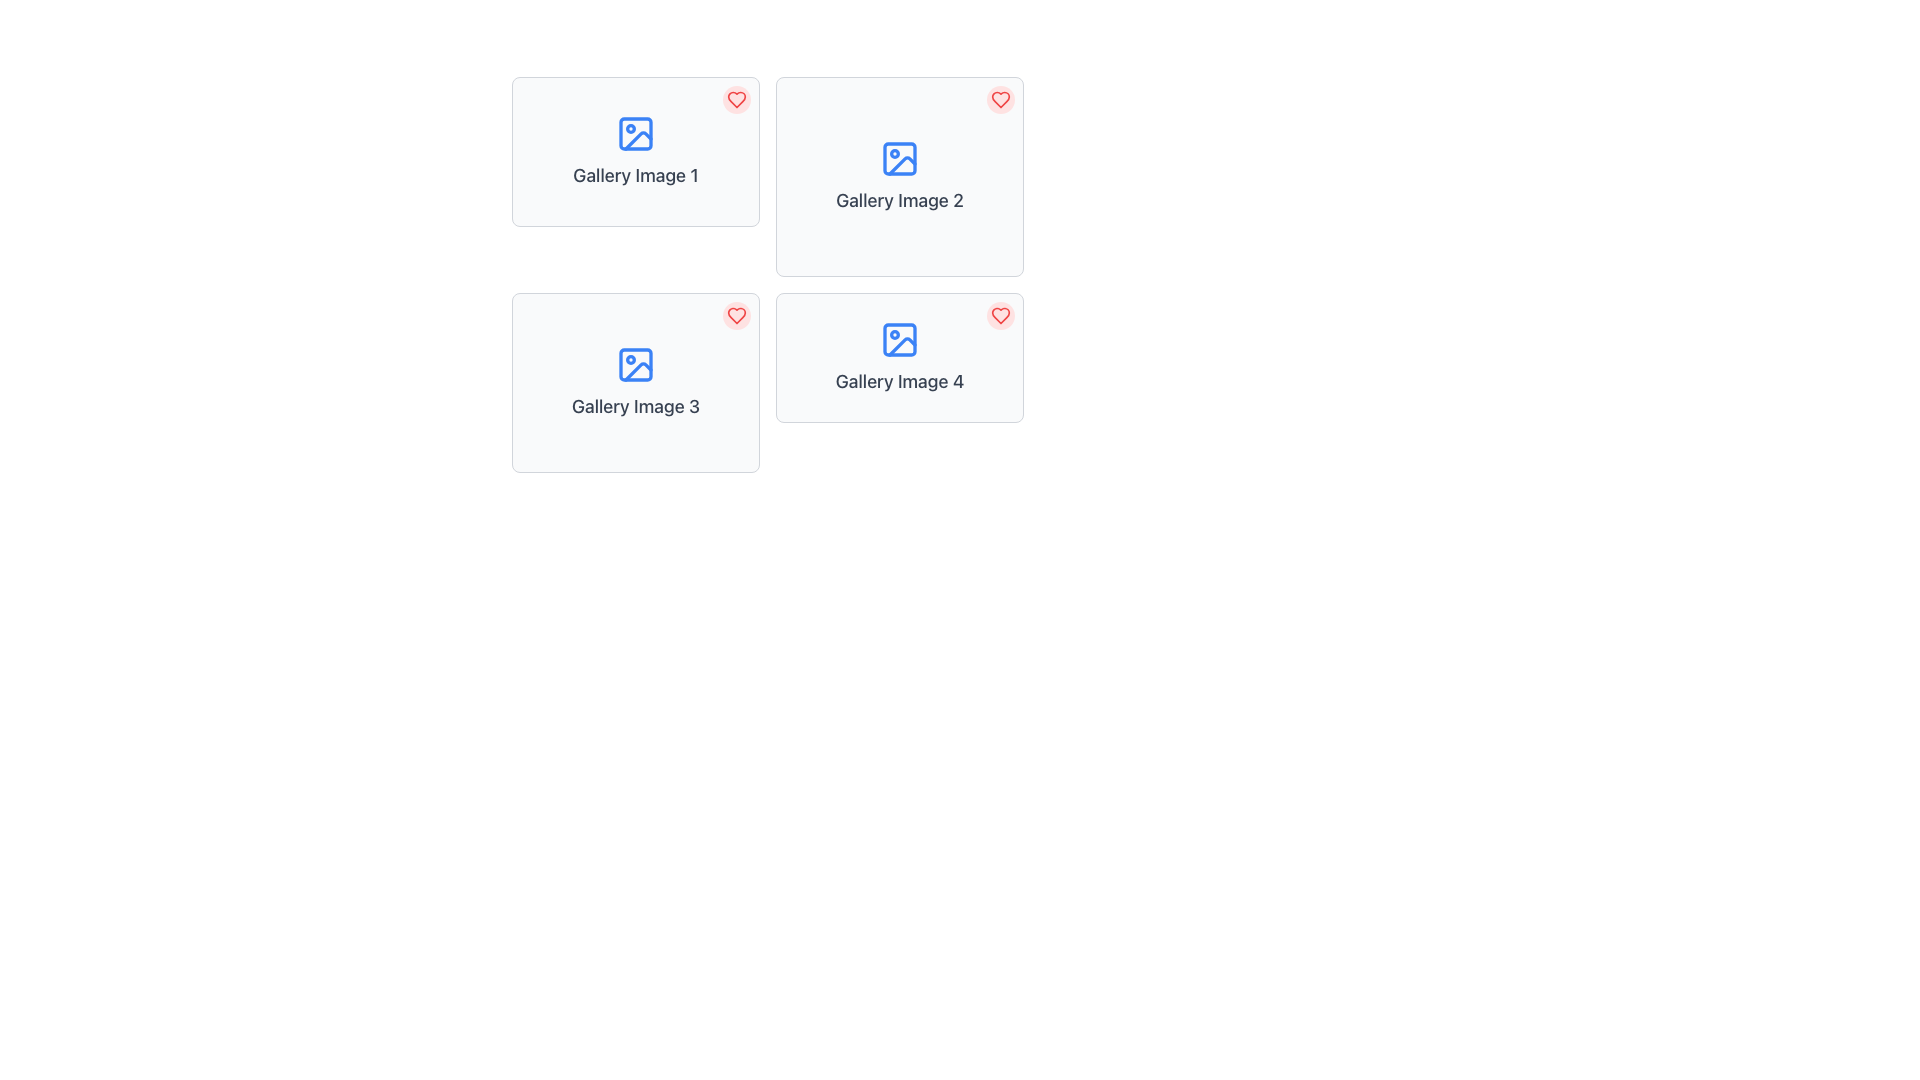 This screenshot has height=1080, width=1920. What do you see at coordinates (1001, 100) in the screenshot?
I see `the heart icon in the top-right corner of the 'Gallery Image 2' card` at bounding box center [1001, 100].